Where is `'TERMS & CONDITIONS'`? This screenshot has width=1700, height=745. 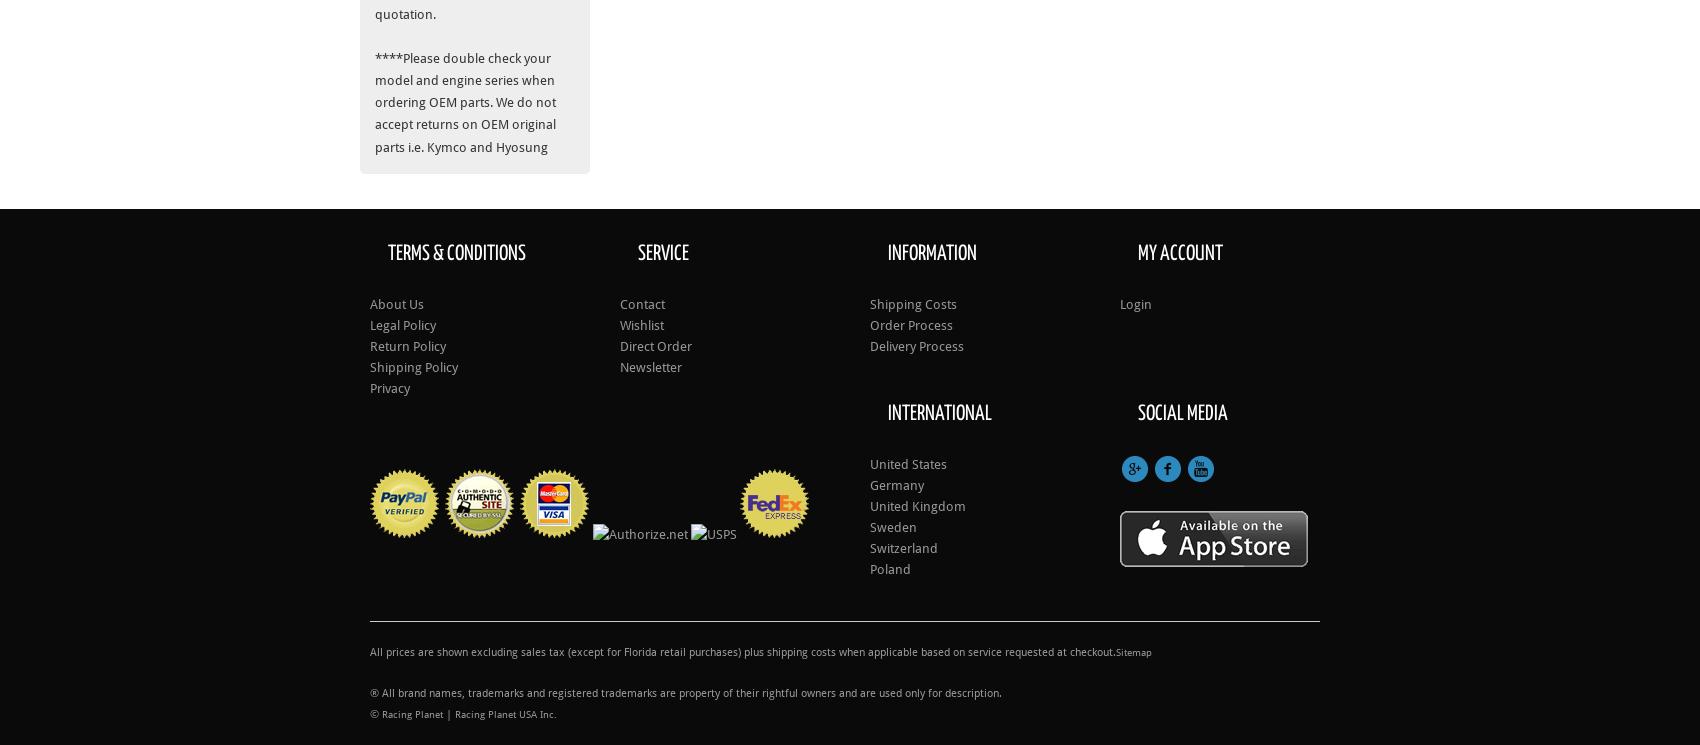 'TERMS & CONDITIONS' is located at coordinates (456, 252).